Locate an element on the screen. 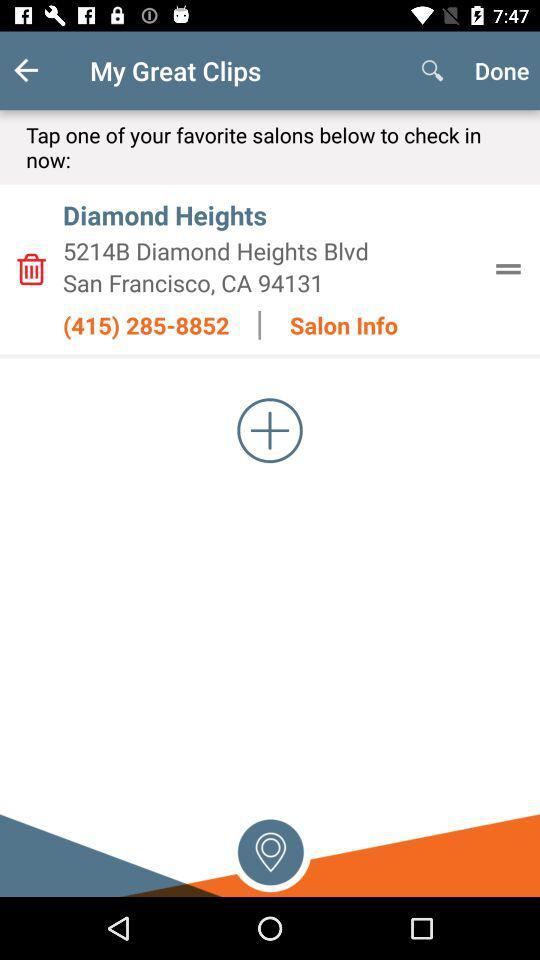 Image resolution: width=540 pixels, height=960 pixels. activate your location is located at coordinates (270, 849).